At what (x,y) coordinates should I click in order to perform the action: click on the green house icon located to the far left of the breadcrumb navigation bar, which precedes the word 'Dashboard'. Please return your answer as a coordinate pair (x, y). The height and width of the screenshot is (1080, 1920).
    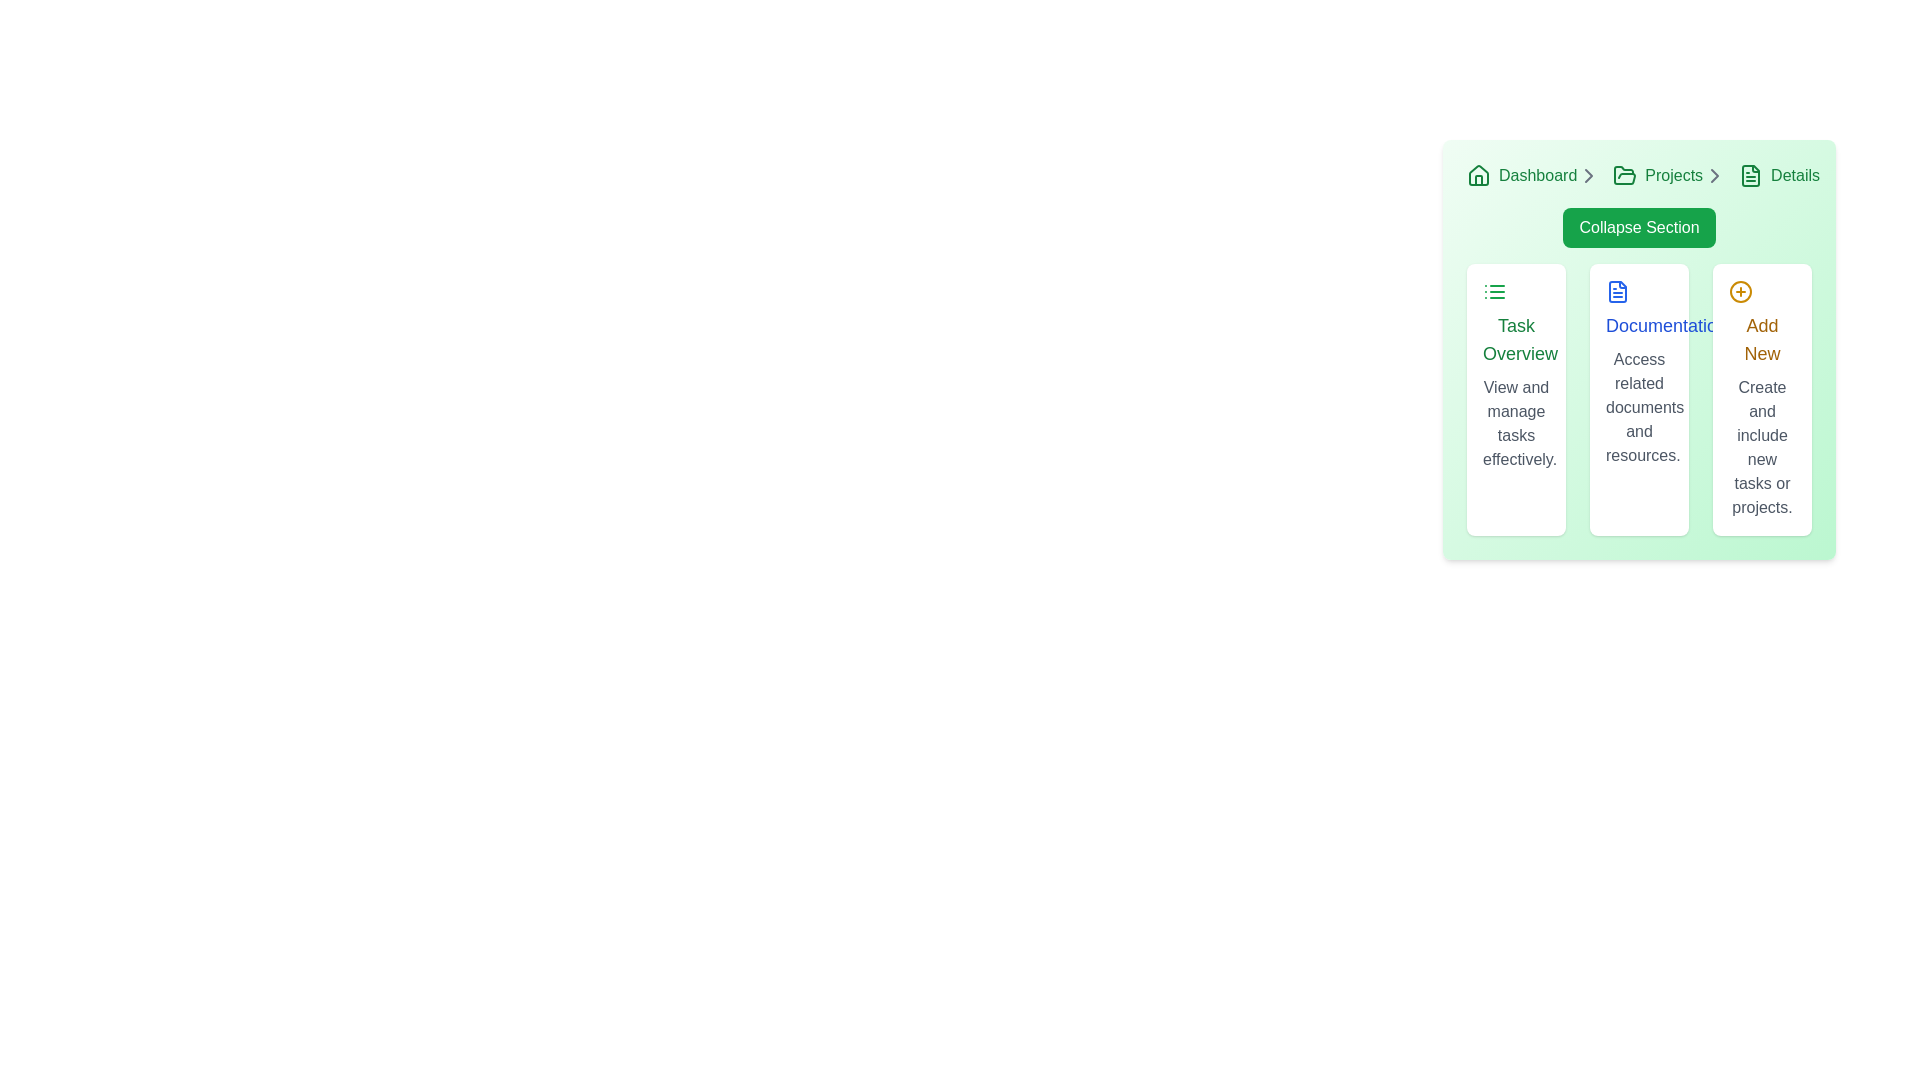
    Looking at the image, I should click on (1478, 175).